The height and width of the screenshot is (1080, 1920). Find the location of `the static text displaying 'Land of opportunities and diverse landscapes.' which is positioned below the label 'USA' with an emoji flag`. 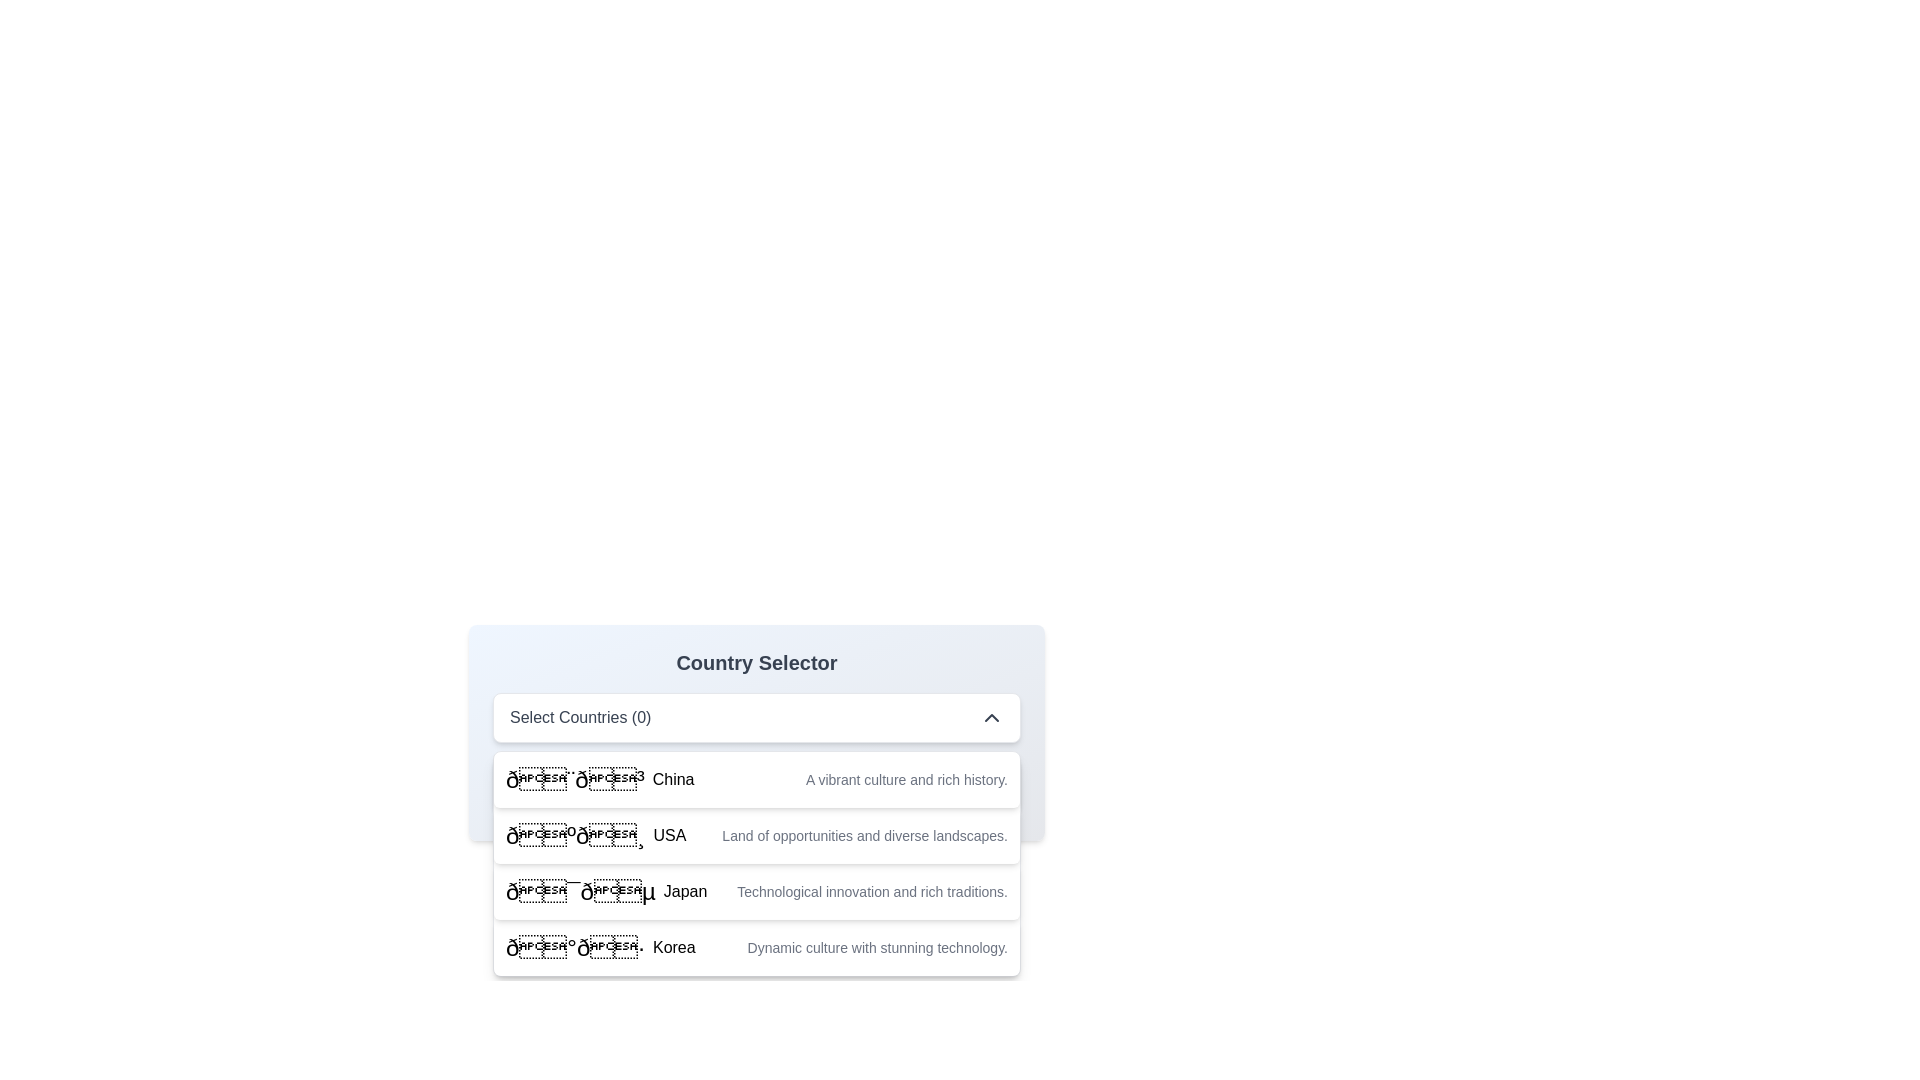

the static text displaying 'Land of opportunities and diverse landscapes.' which is positioned below the label 'USA' with an emoji flag is located at coordinates (865, 836).